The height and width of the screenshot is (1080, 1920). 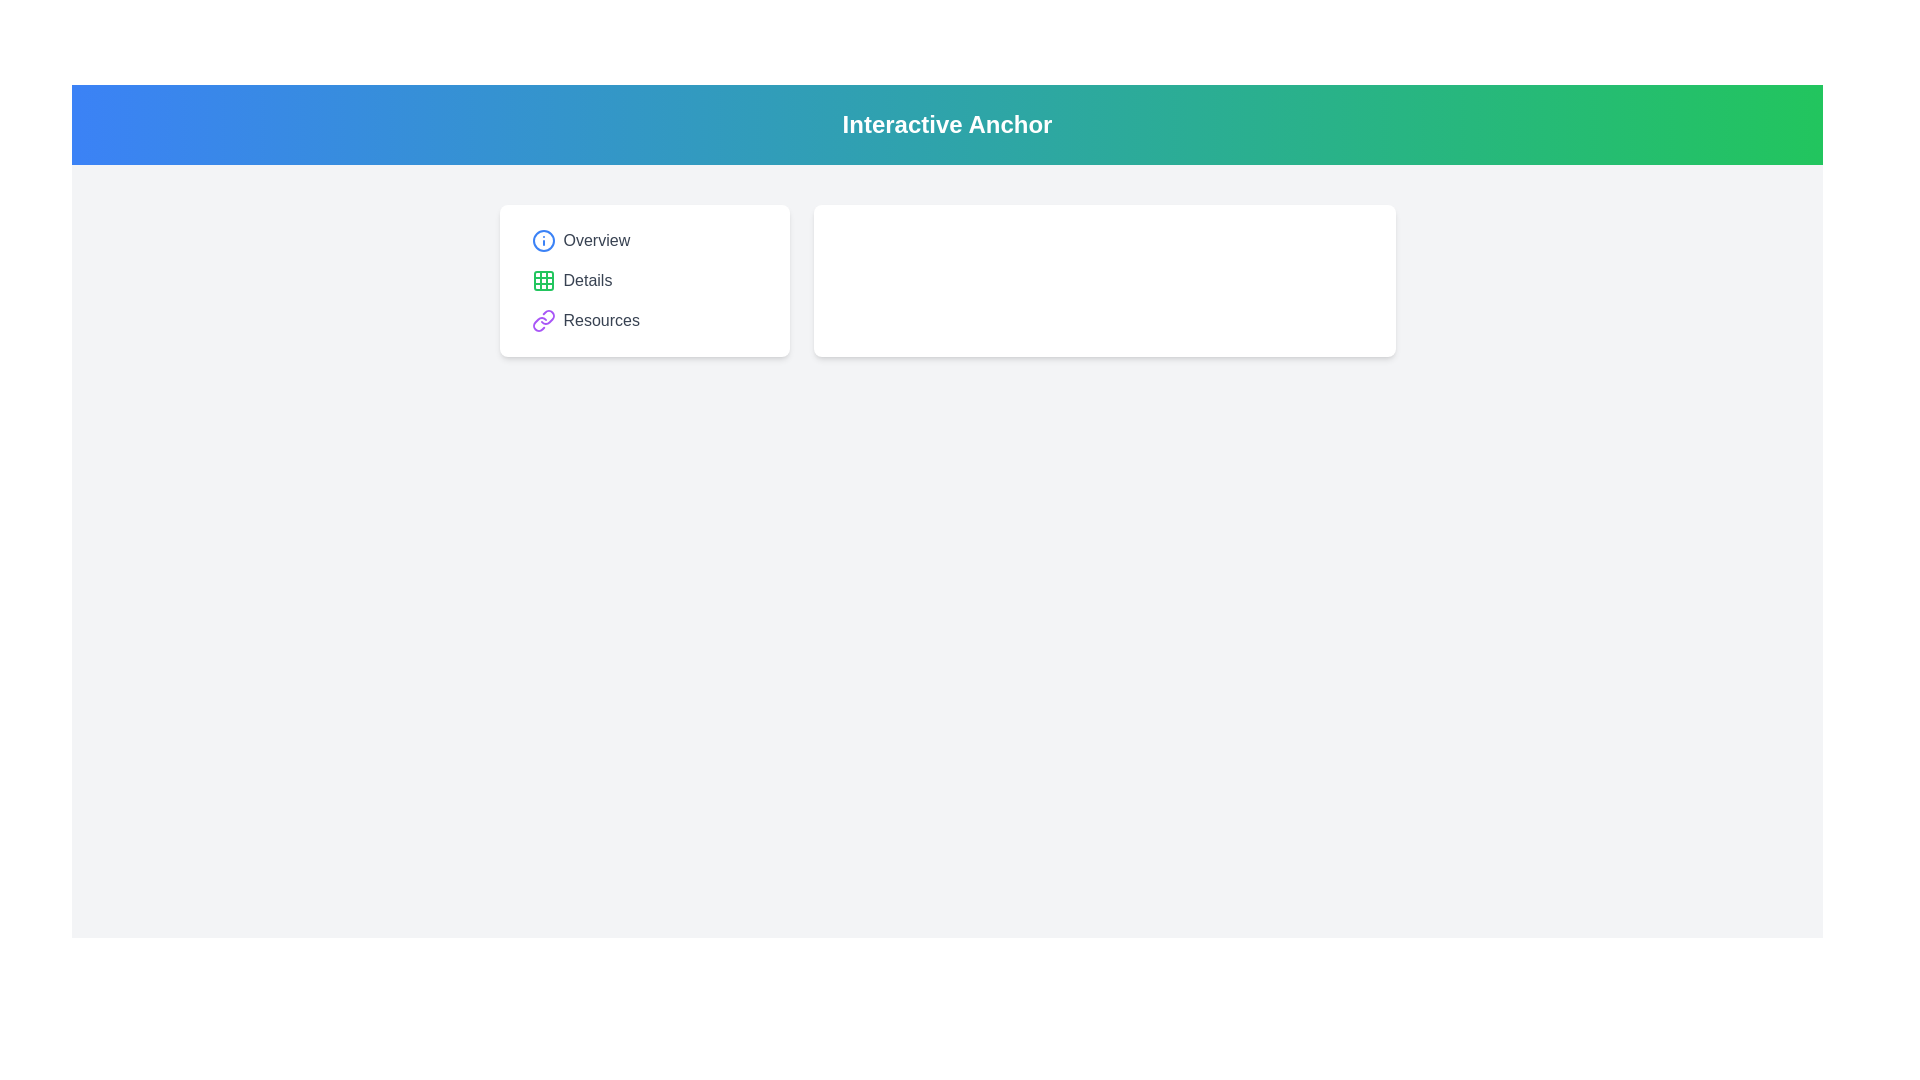 I want to click on the third button in the vertical list, which directs users to the Resources section of the application, so click(x=644, y=319).